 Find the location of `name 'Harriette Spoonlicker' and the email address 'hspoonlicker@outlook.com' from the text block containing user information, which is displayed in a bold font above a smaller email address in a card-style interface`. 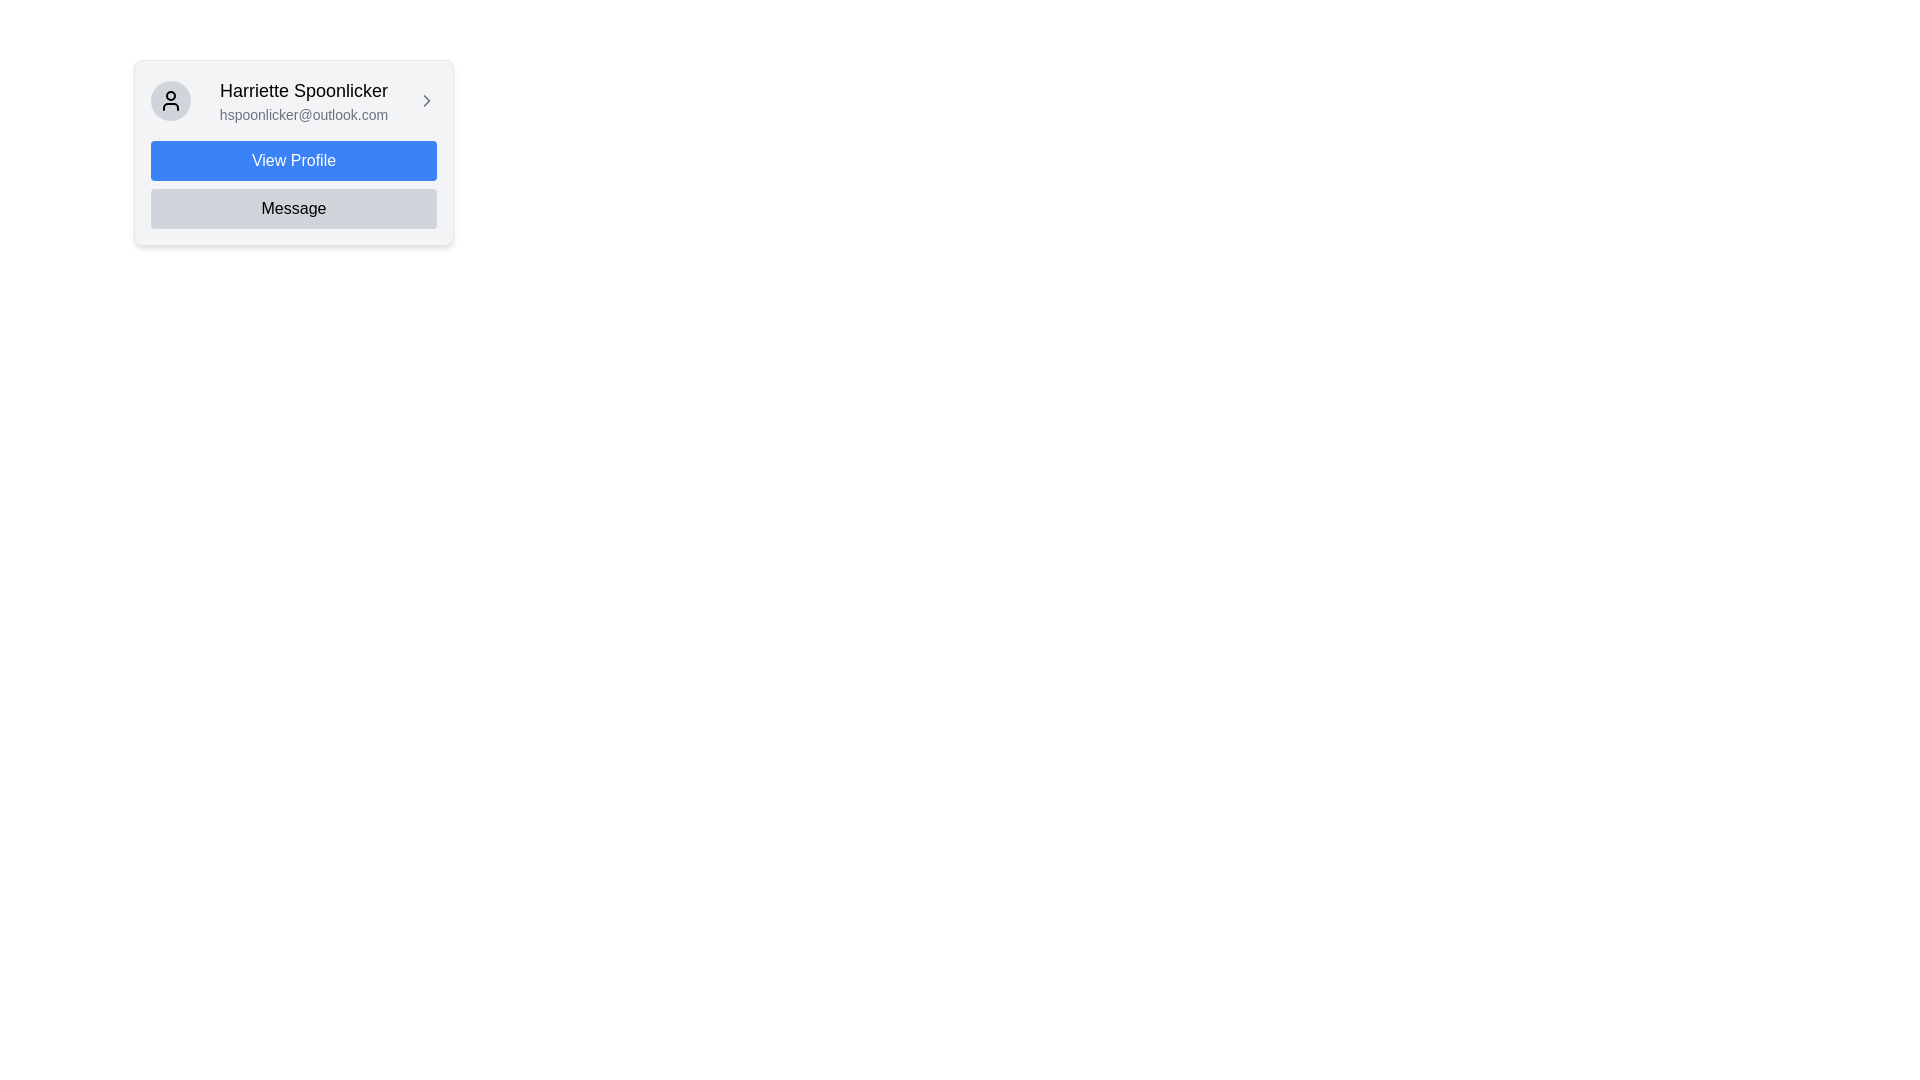

name 'Harriette Spoonlicker' and the email address 'hspoonlicker@outlook.com' from the text block containing user information, which is displayed in a bold font above a smaller email address in a card-style interface is located at coordinates (302, 100).